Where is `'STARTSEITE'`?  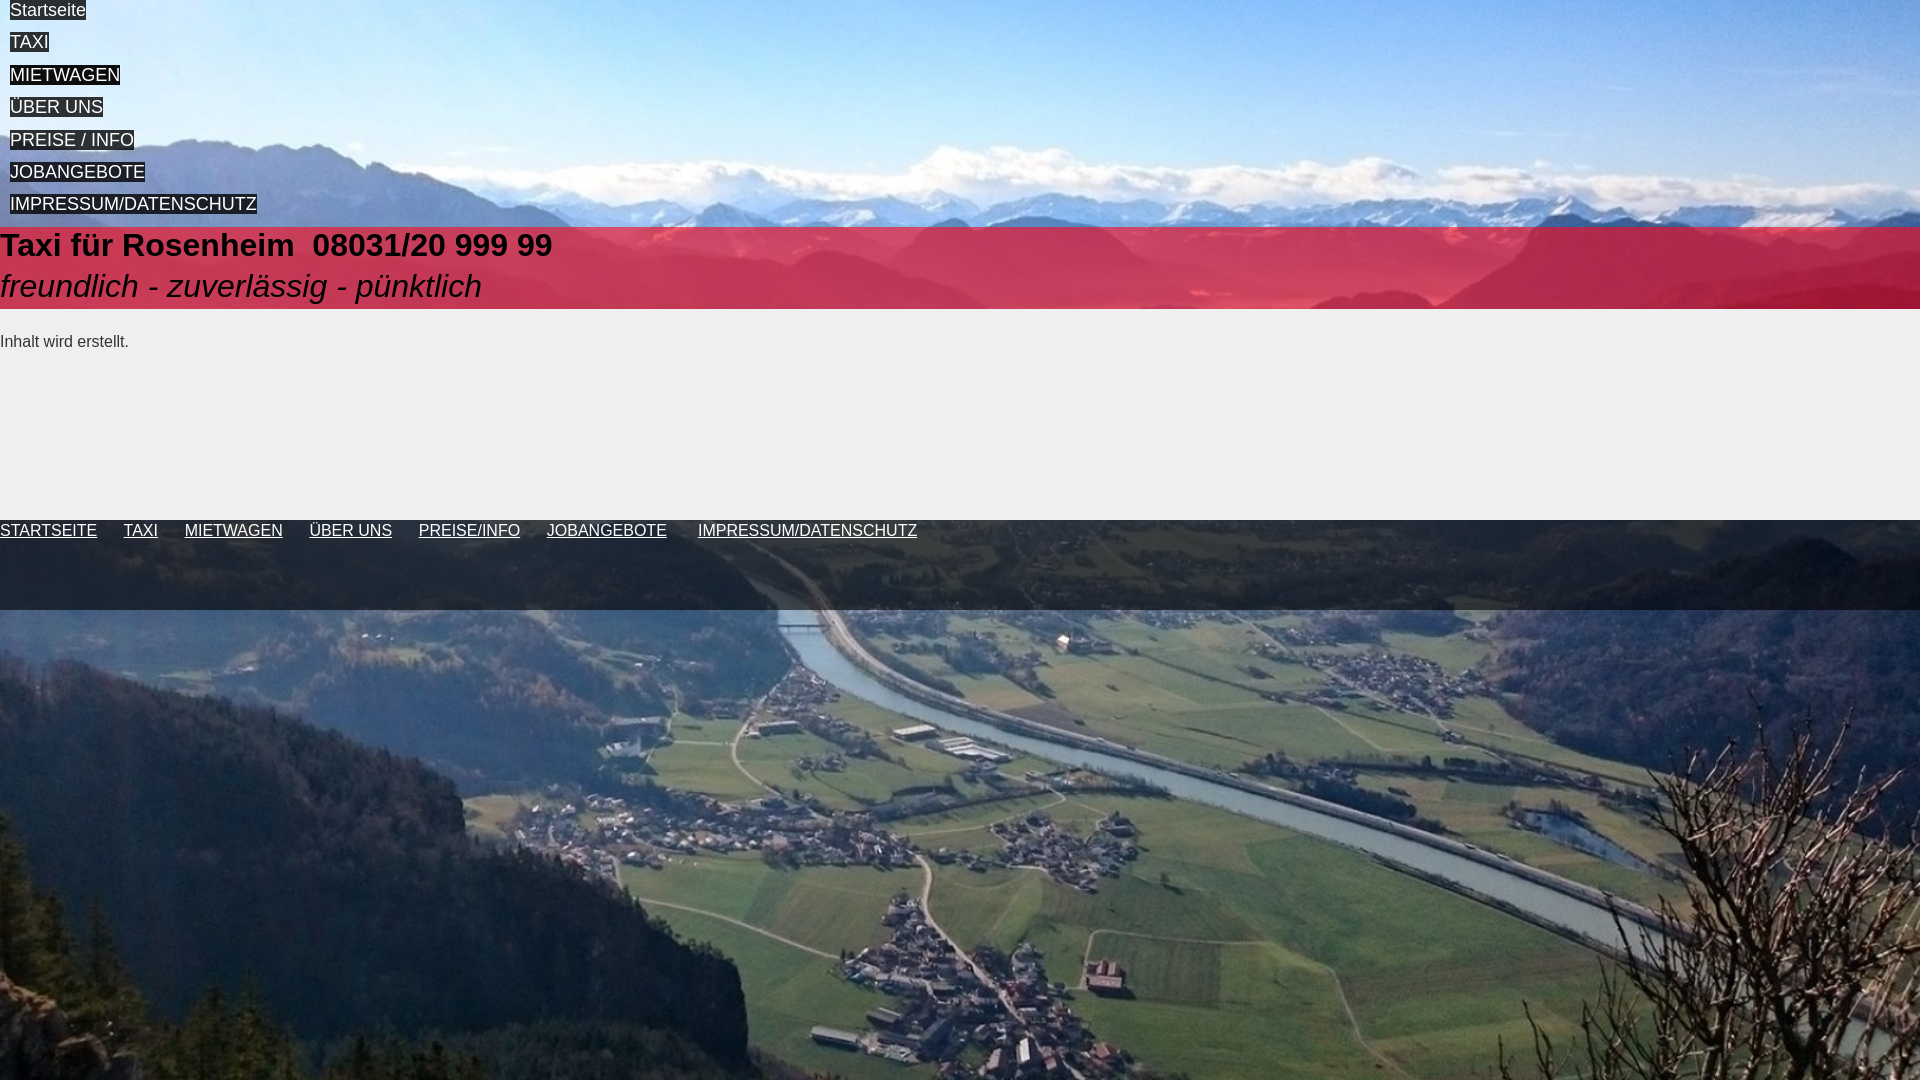
'STARTSEITE' is located at coordinates (0, 529).